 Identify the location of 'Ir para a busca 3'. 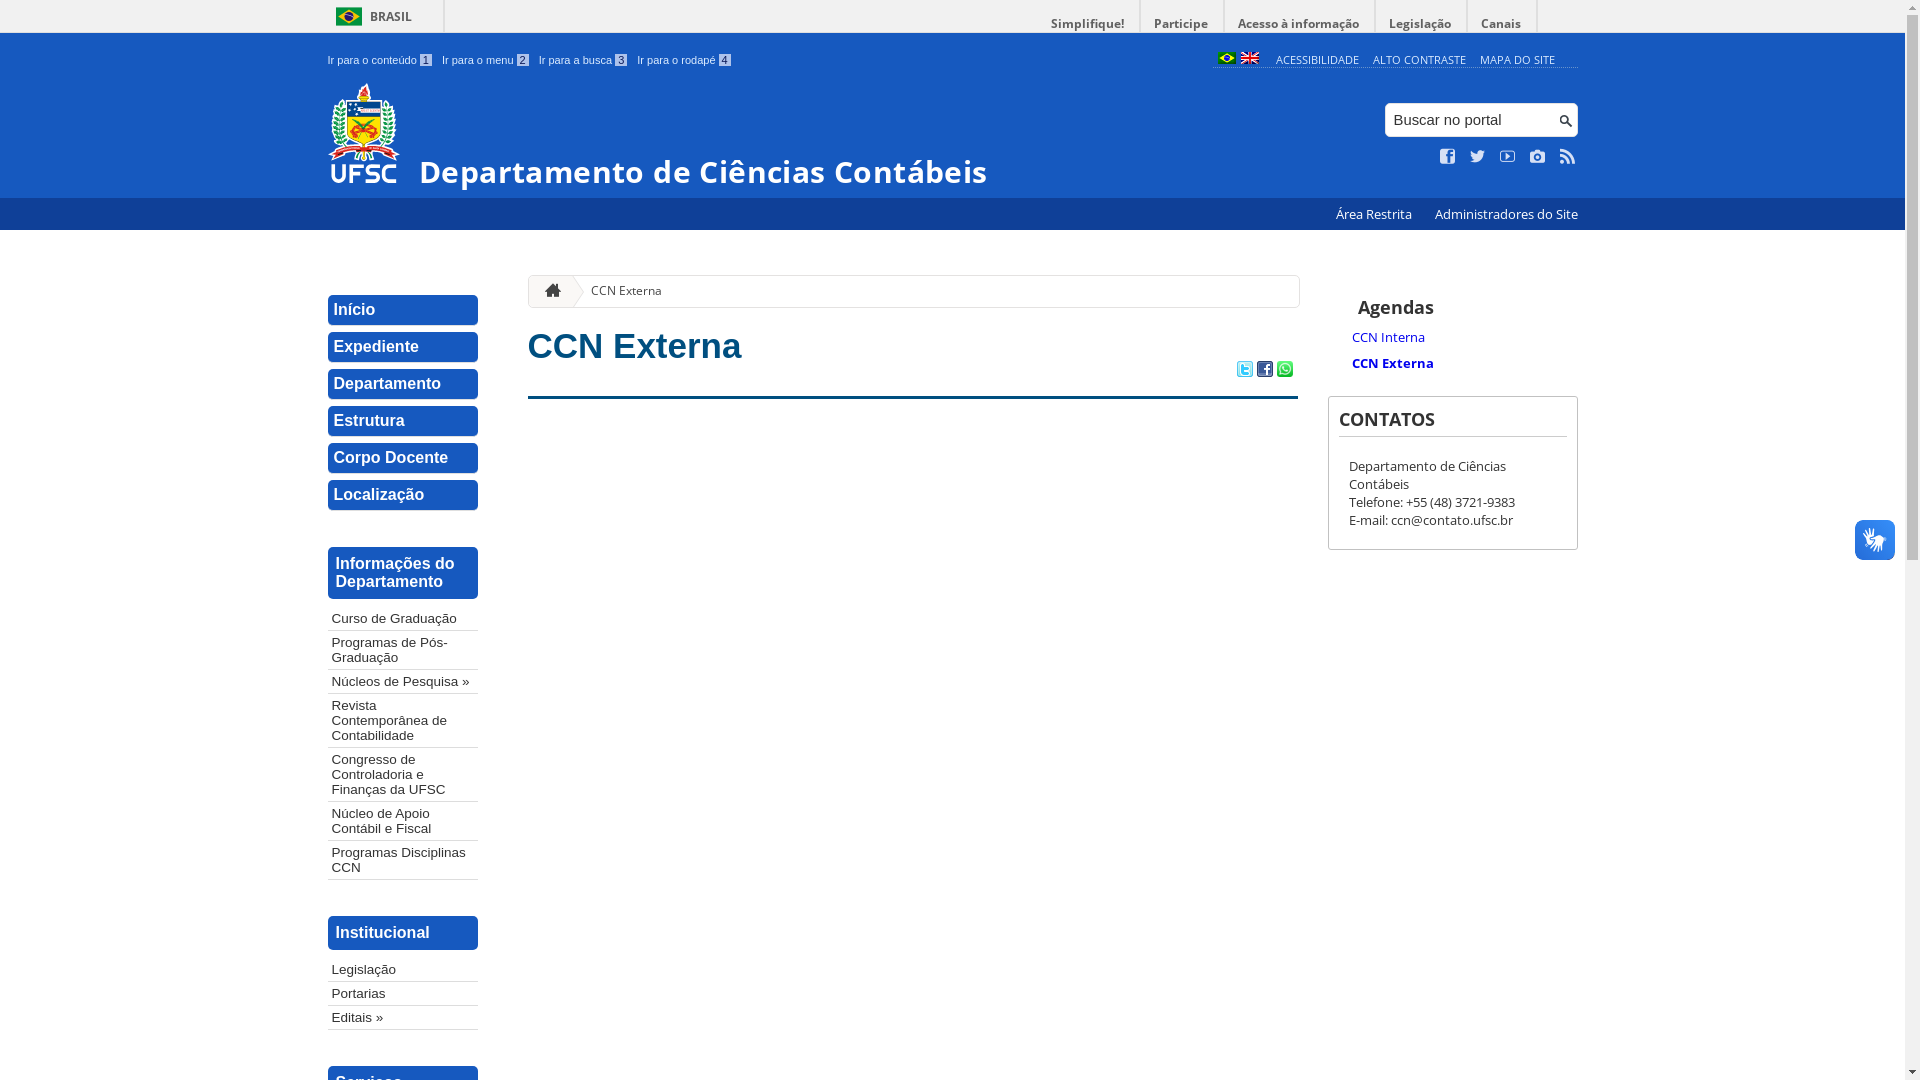
(582, 59).